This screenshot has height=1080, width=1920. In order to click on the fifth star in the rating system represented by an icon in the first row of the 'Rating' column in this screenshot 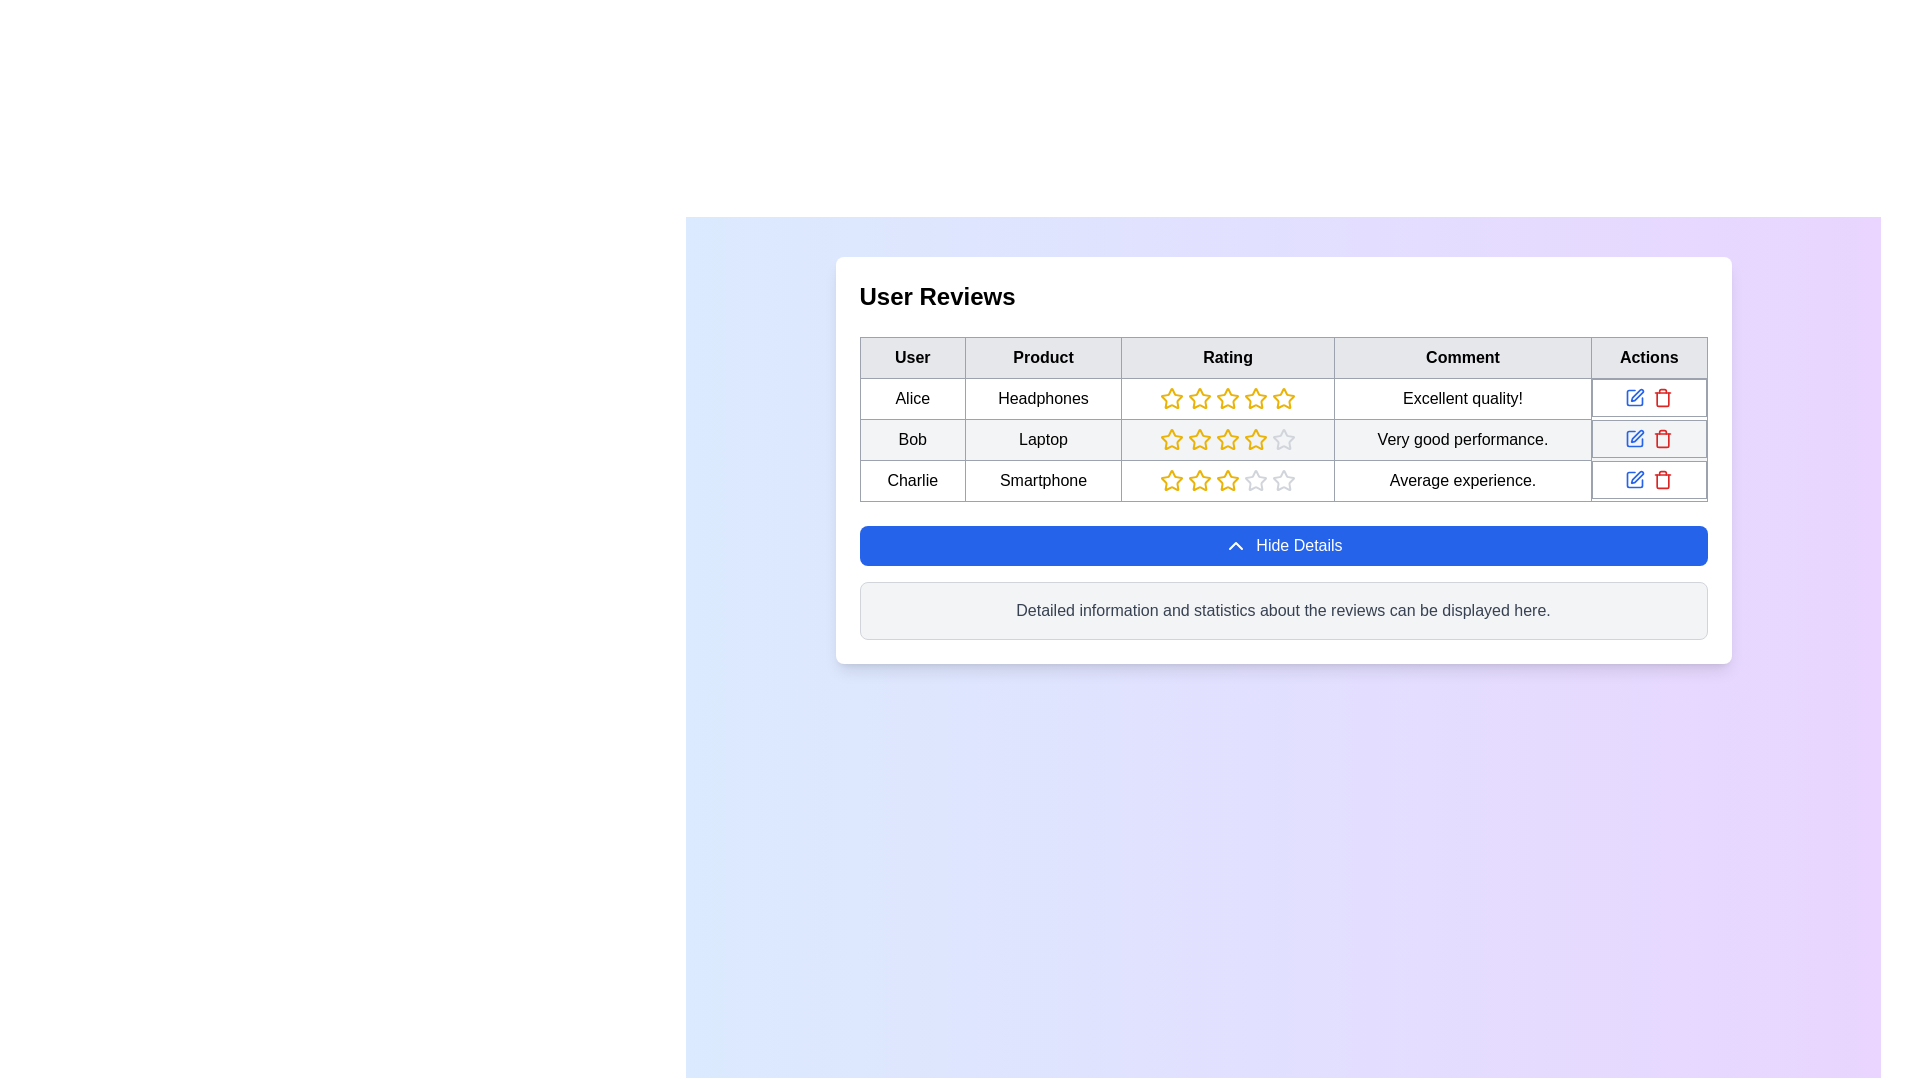, I will do `click(1284, 398)`.